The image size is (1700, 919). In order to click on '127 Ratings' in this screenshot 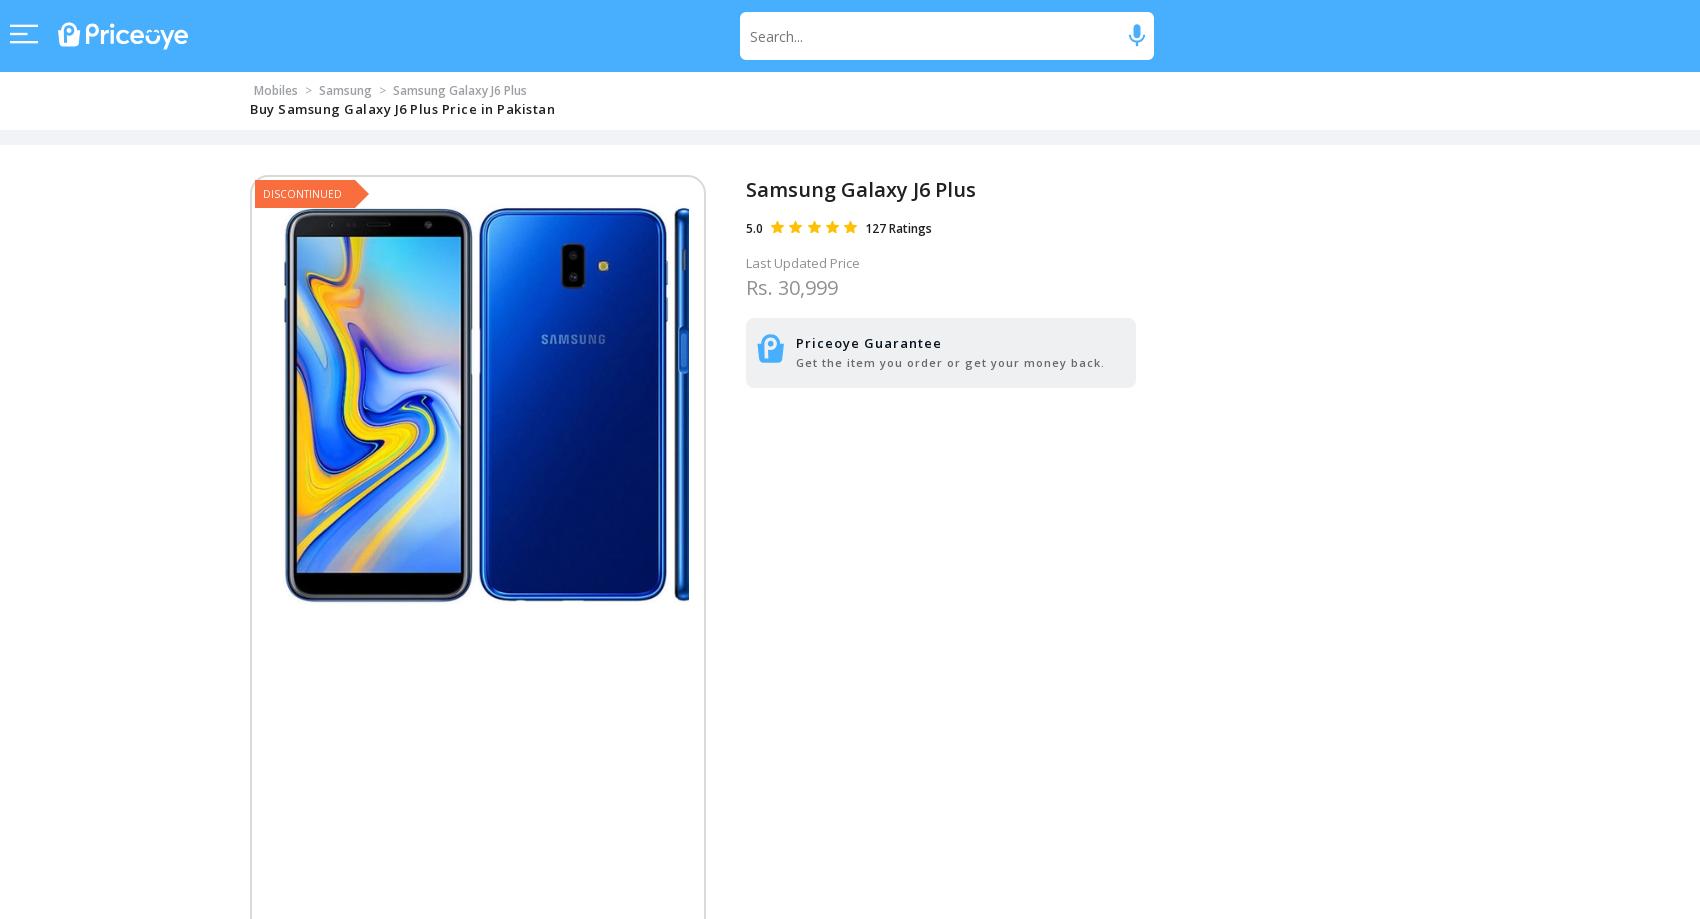, I will do `click(898, 228)`.